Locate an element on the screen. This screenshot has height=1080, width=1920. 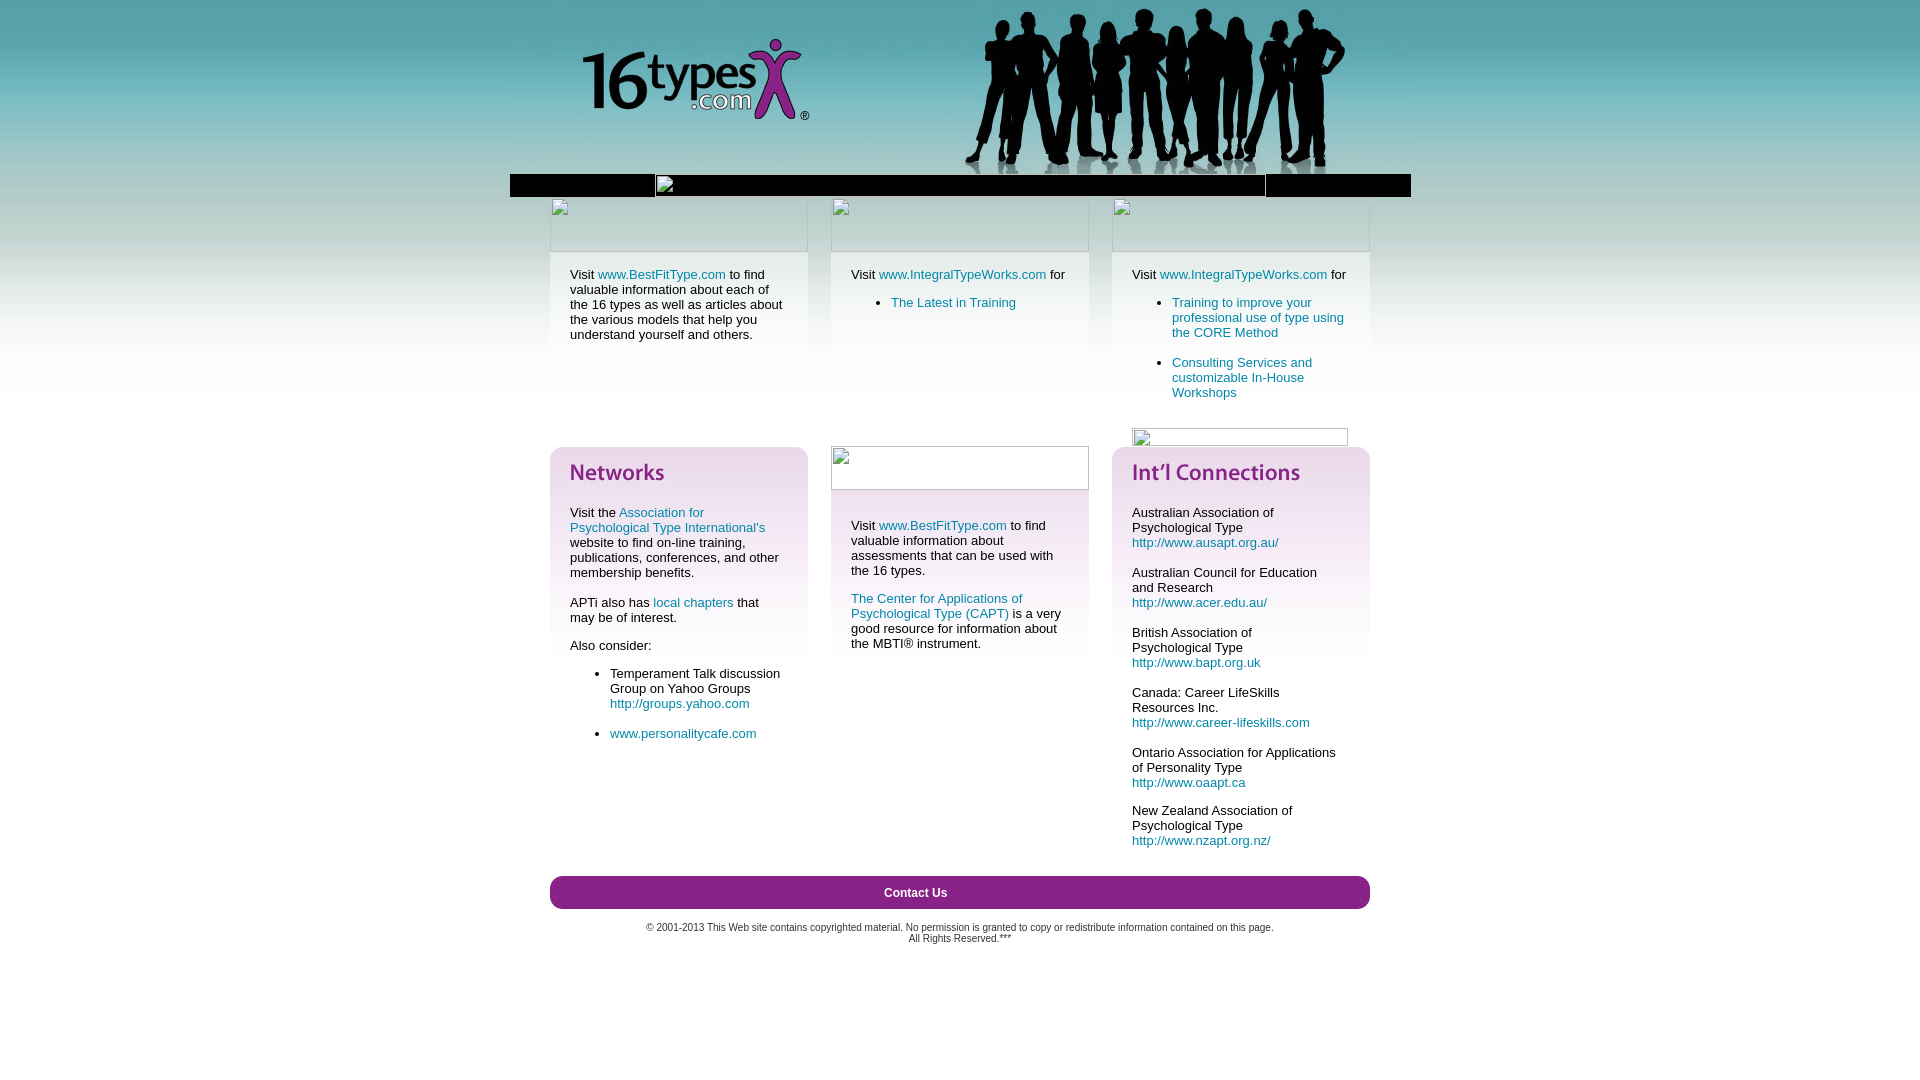
'www.IntegralTypeWorks.com' is located at coordinates (878, 274).